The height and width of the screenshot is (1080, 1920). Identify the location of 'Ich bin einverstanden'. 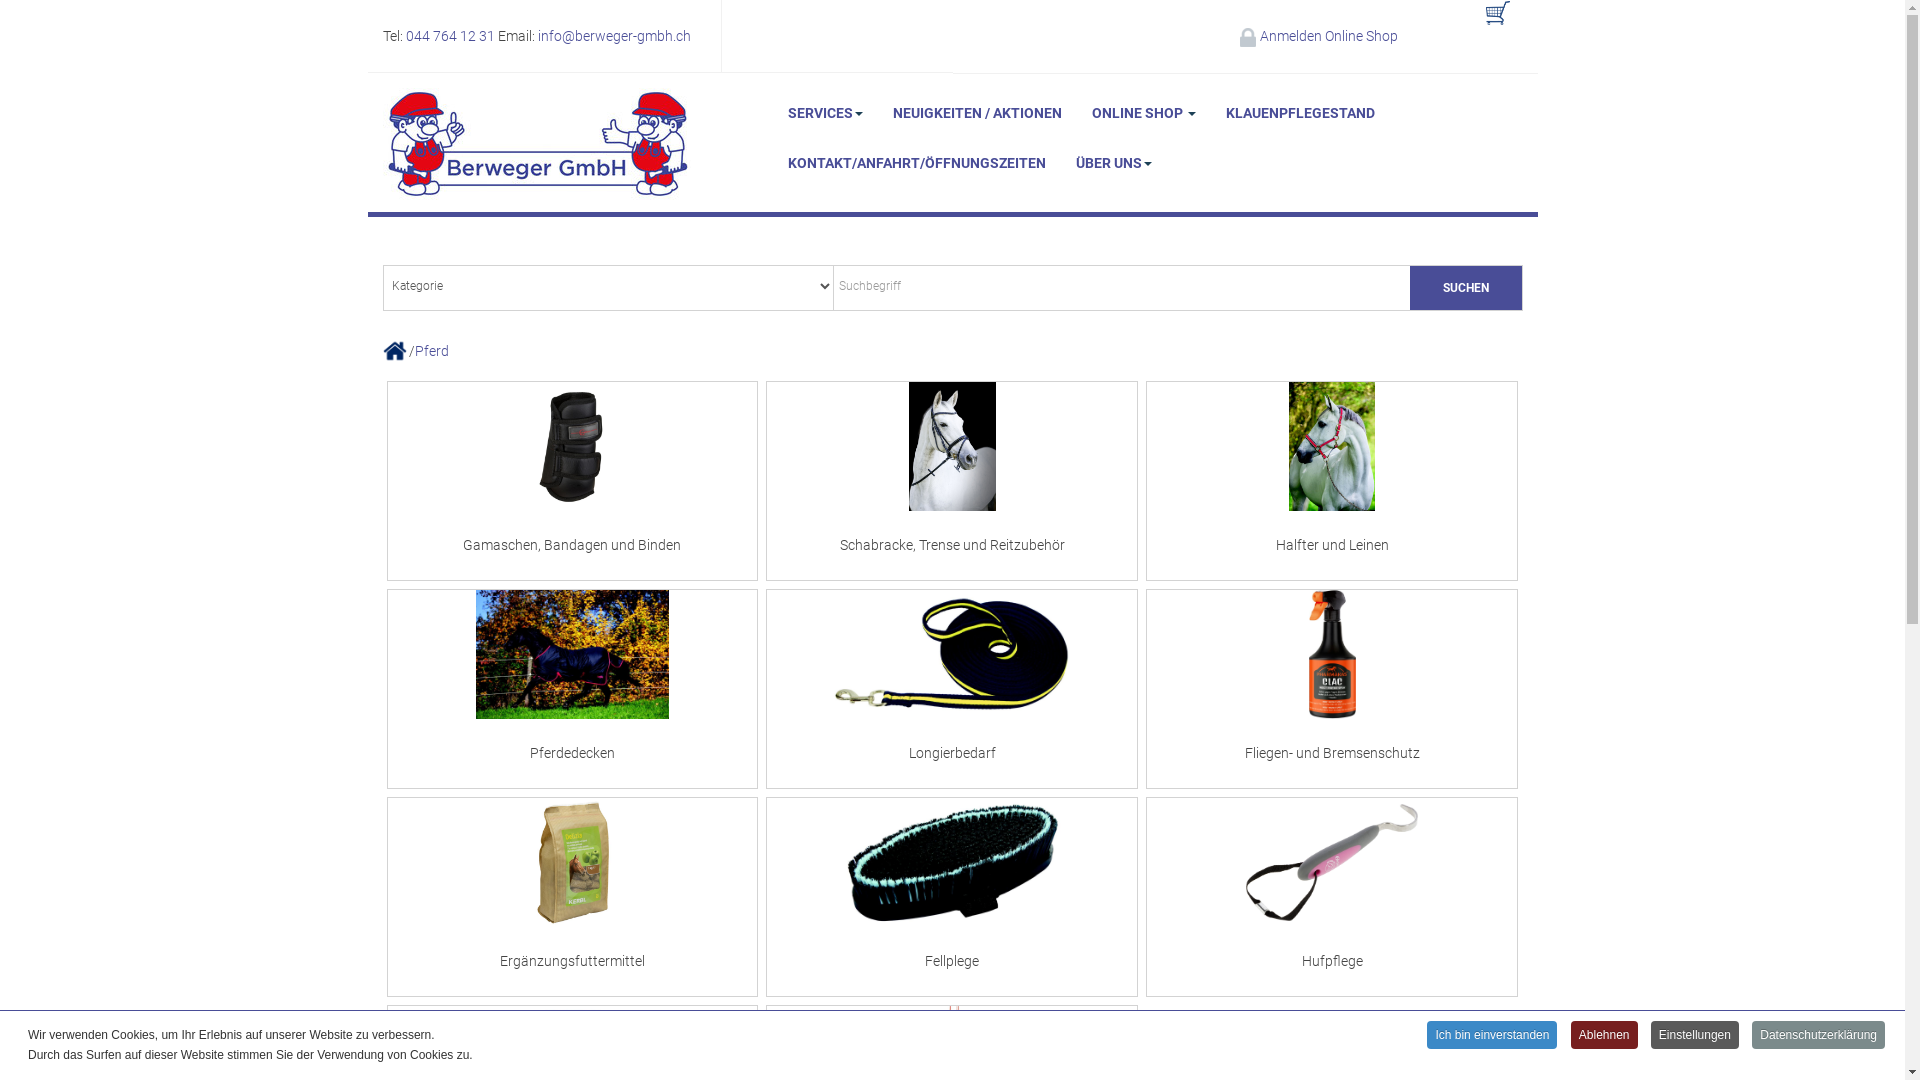
(1492, 1035).